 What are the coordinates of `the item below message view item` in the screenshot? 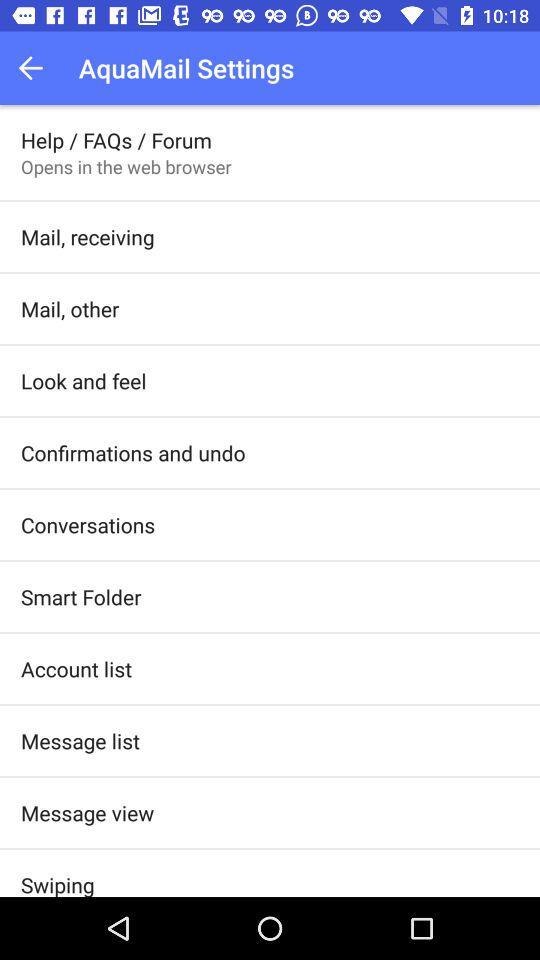 It's located at (57, 882).